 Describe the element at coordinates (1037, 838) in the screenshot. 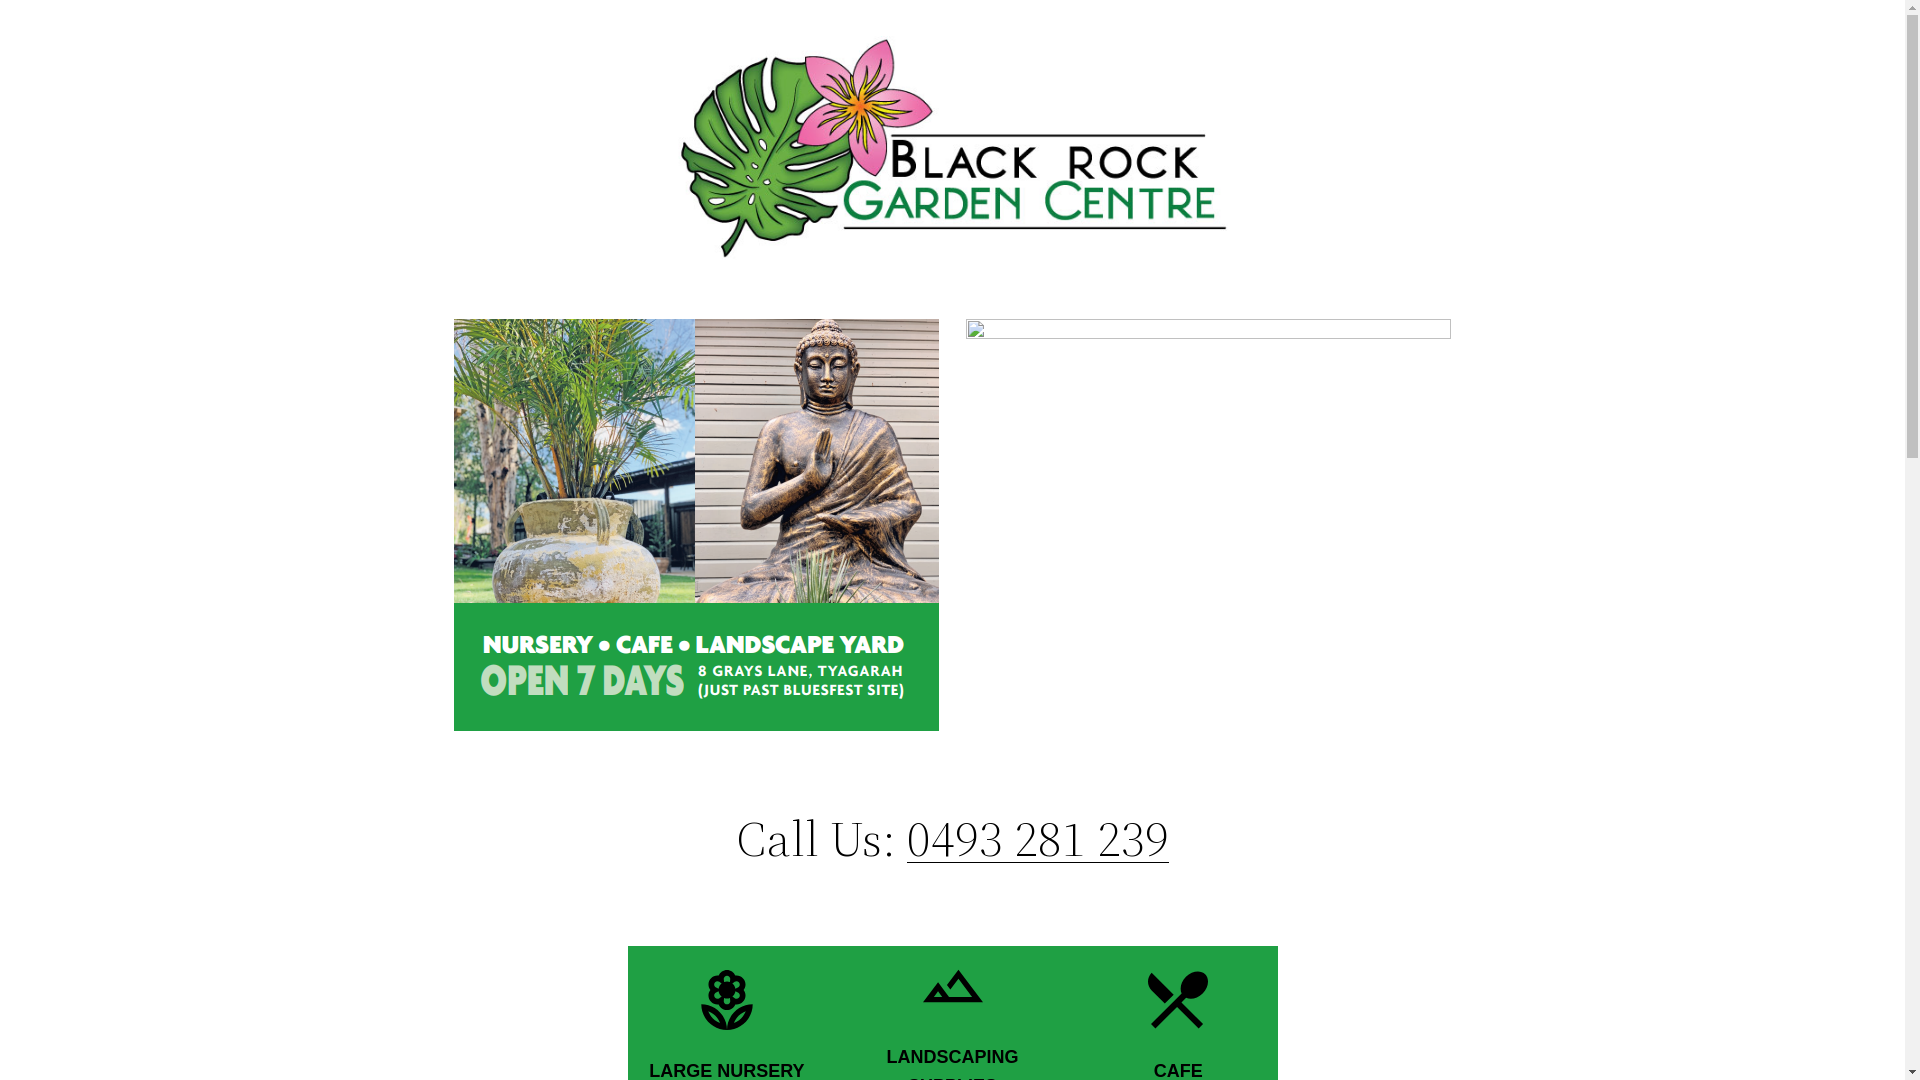

I see `'0493 281 239'` at that location.